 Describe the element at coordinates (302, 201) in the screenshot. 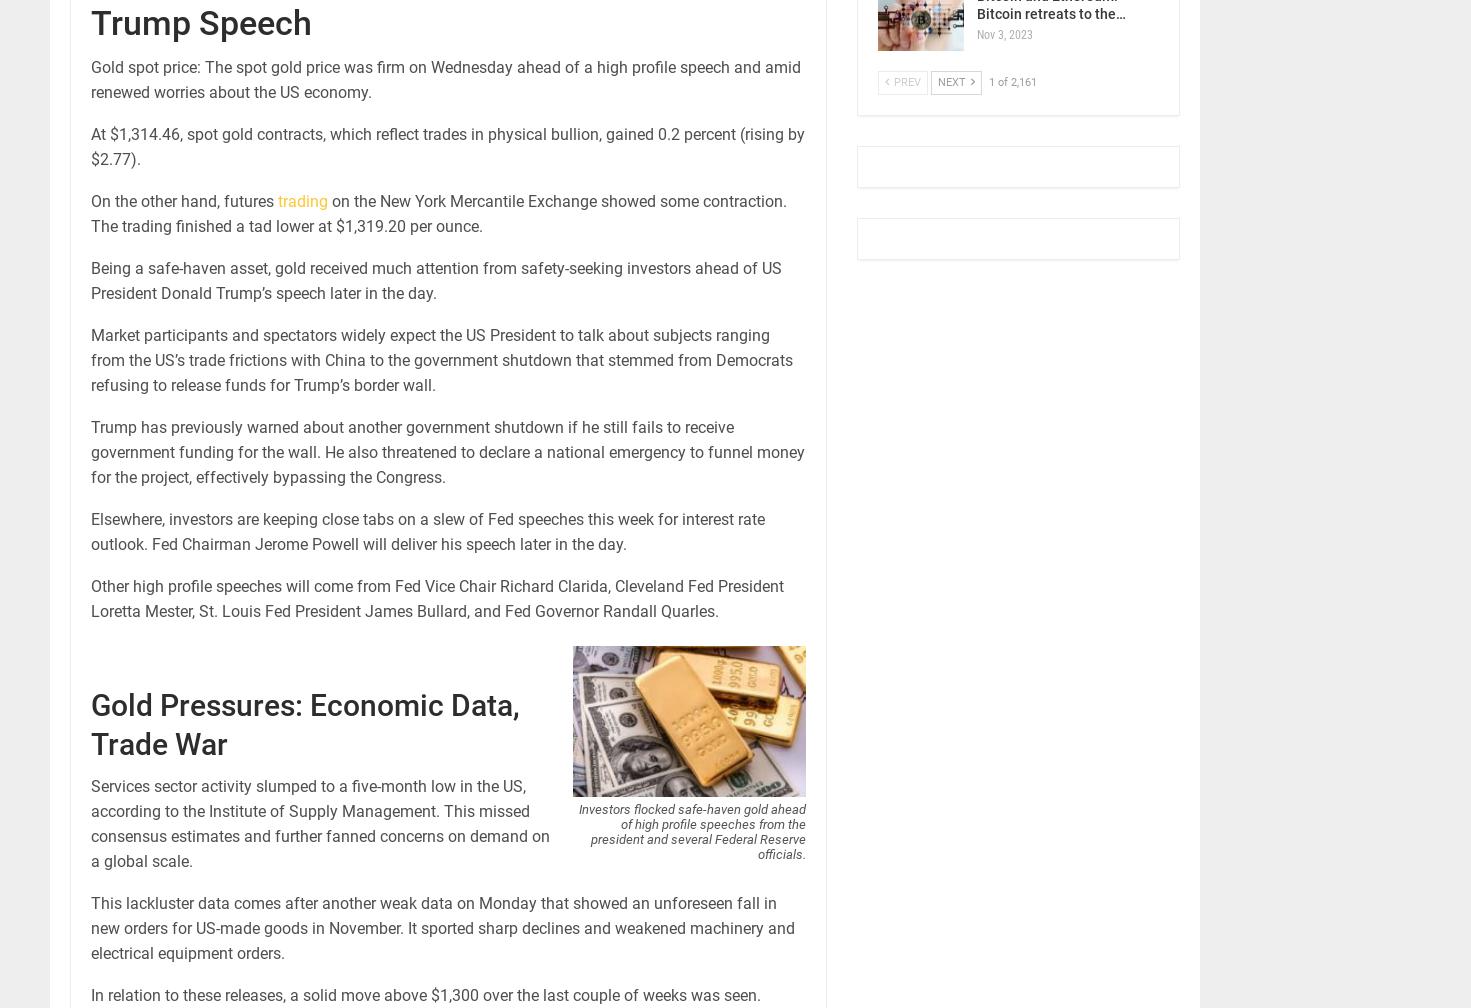

I see `'trading'` at that location.